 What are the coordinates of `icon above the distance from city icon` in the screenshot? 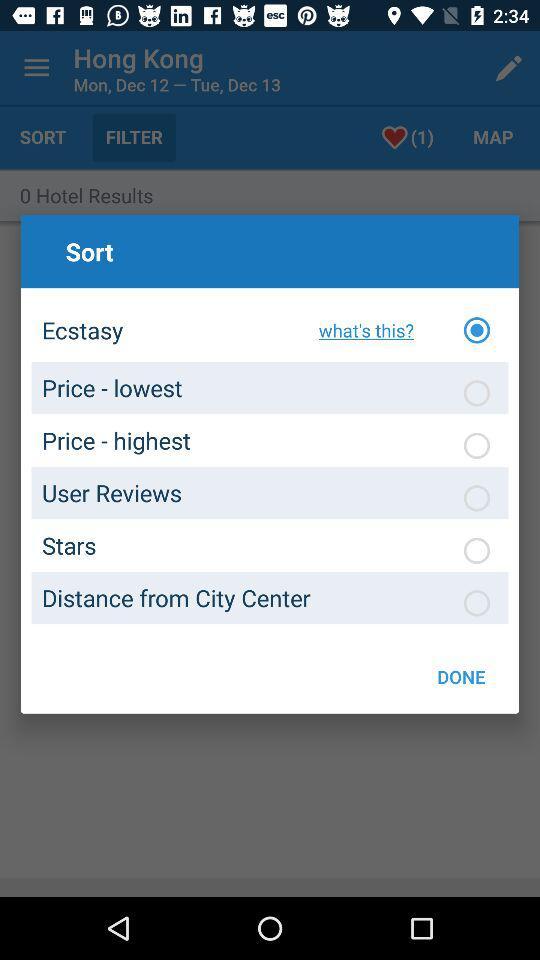 It's located at (360, 330).